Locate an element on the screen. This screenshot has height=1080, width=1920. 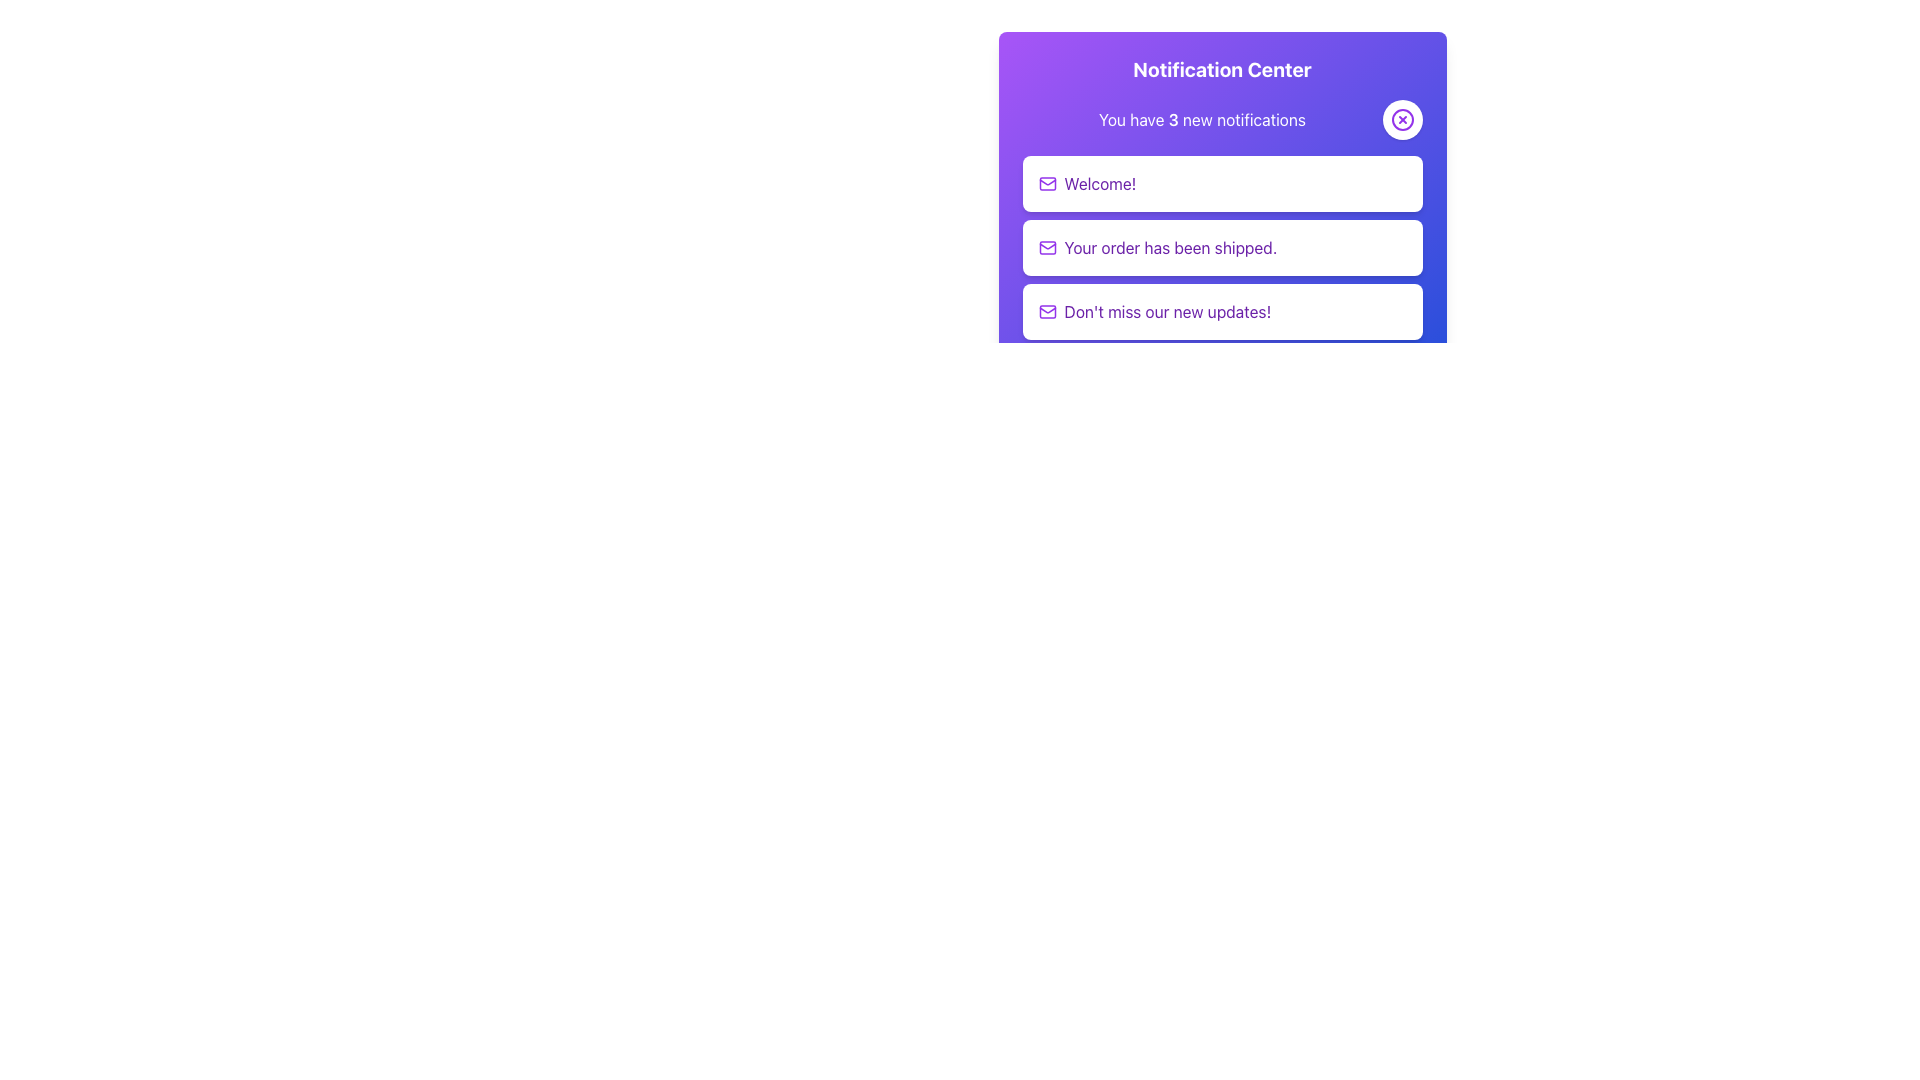
notifications from the 'Notification Center' card, which features a gradient background and displays the title and subtitle in white text is located at coordinates (1221, 225).